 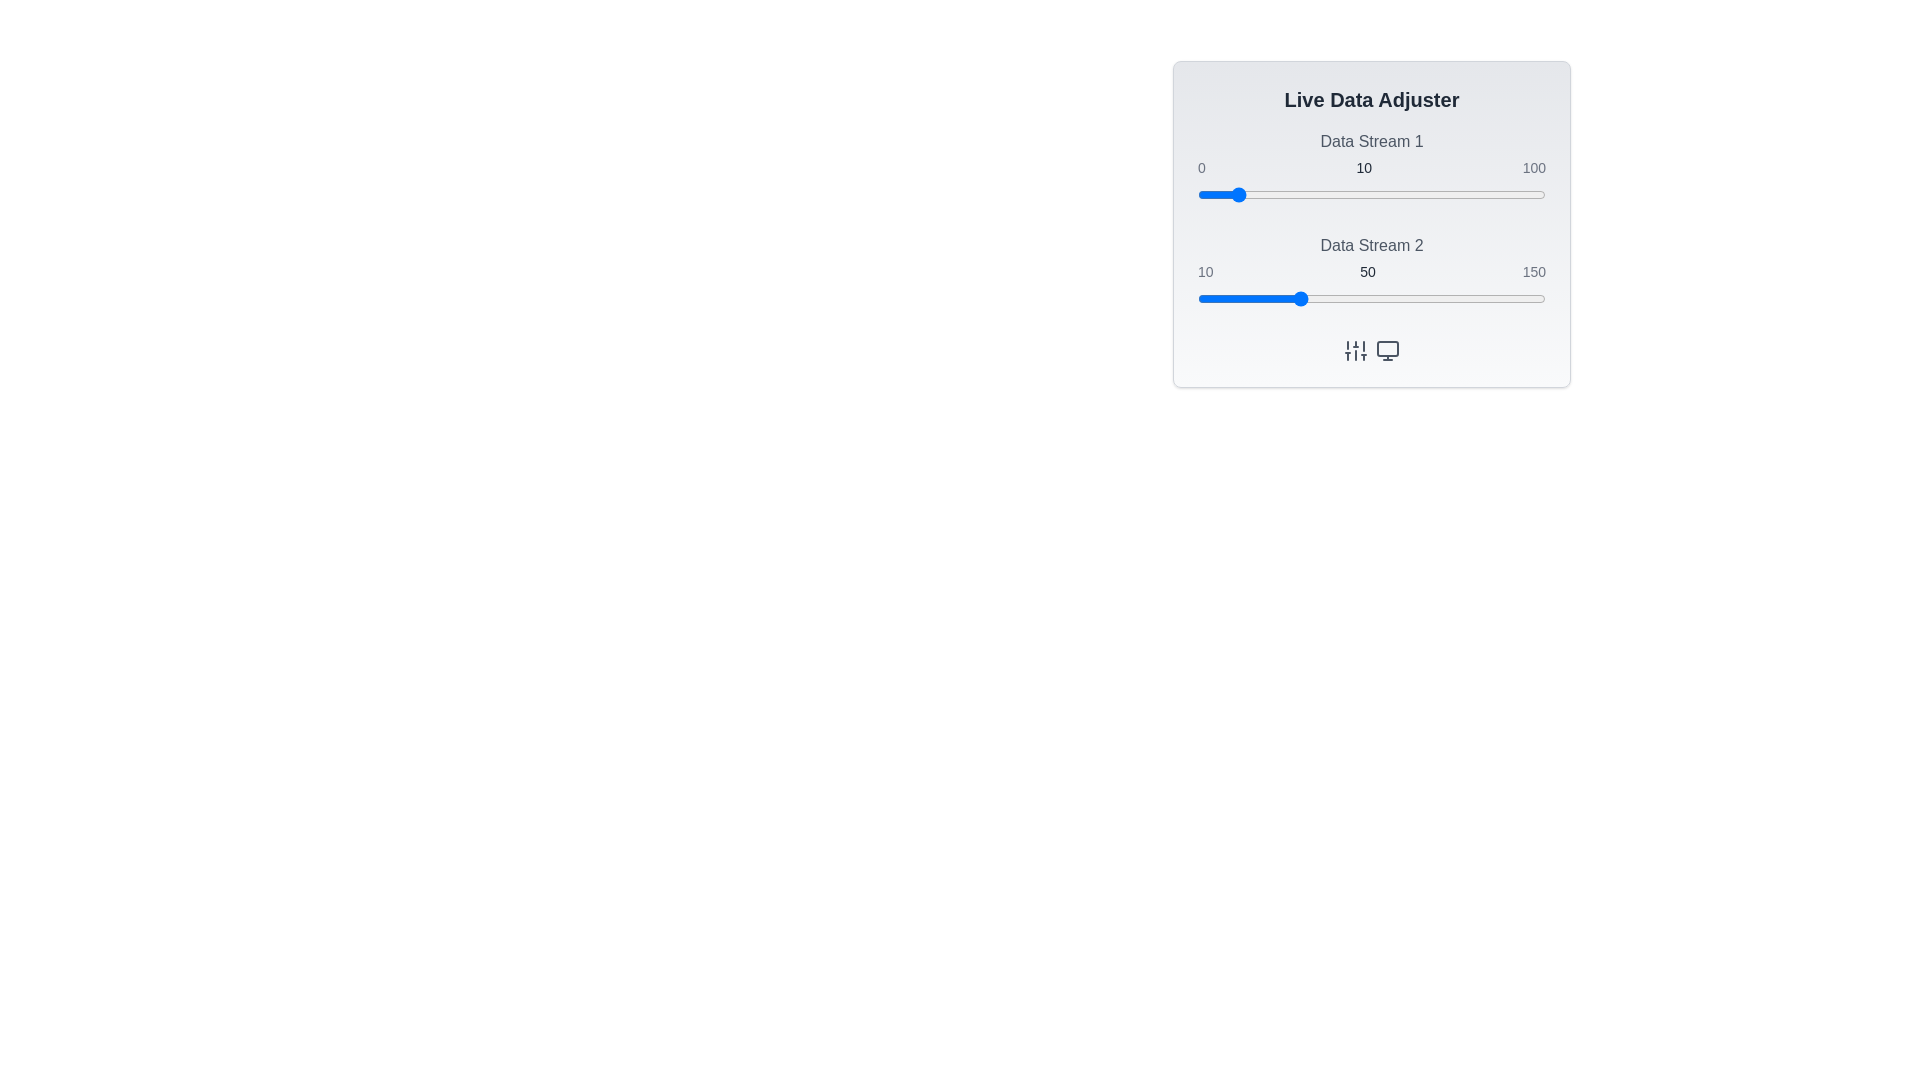 I want to click on the second slider component of the 'Live Data Adjuster' panel, located below 'Data Stream 1', to interact with the slider track or thumb, so click(x=1371, y=273).